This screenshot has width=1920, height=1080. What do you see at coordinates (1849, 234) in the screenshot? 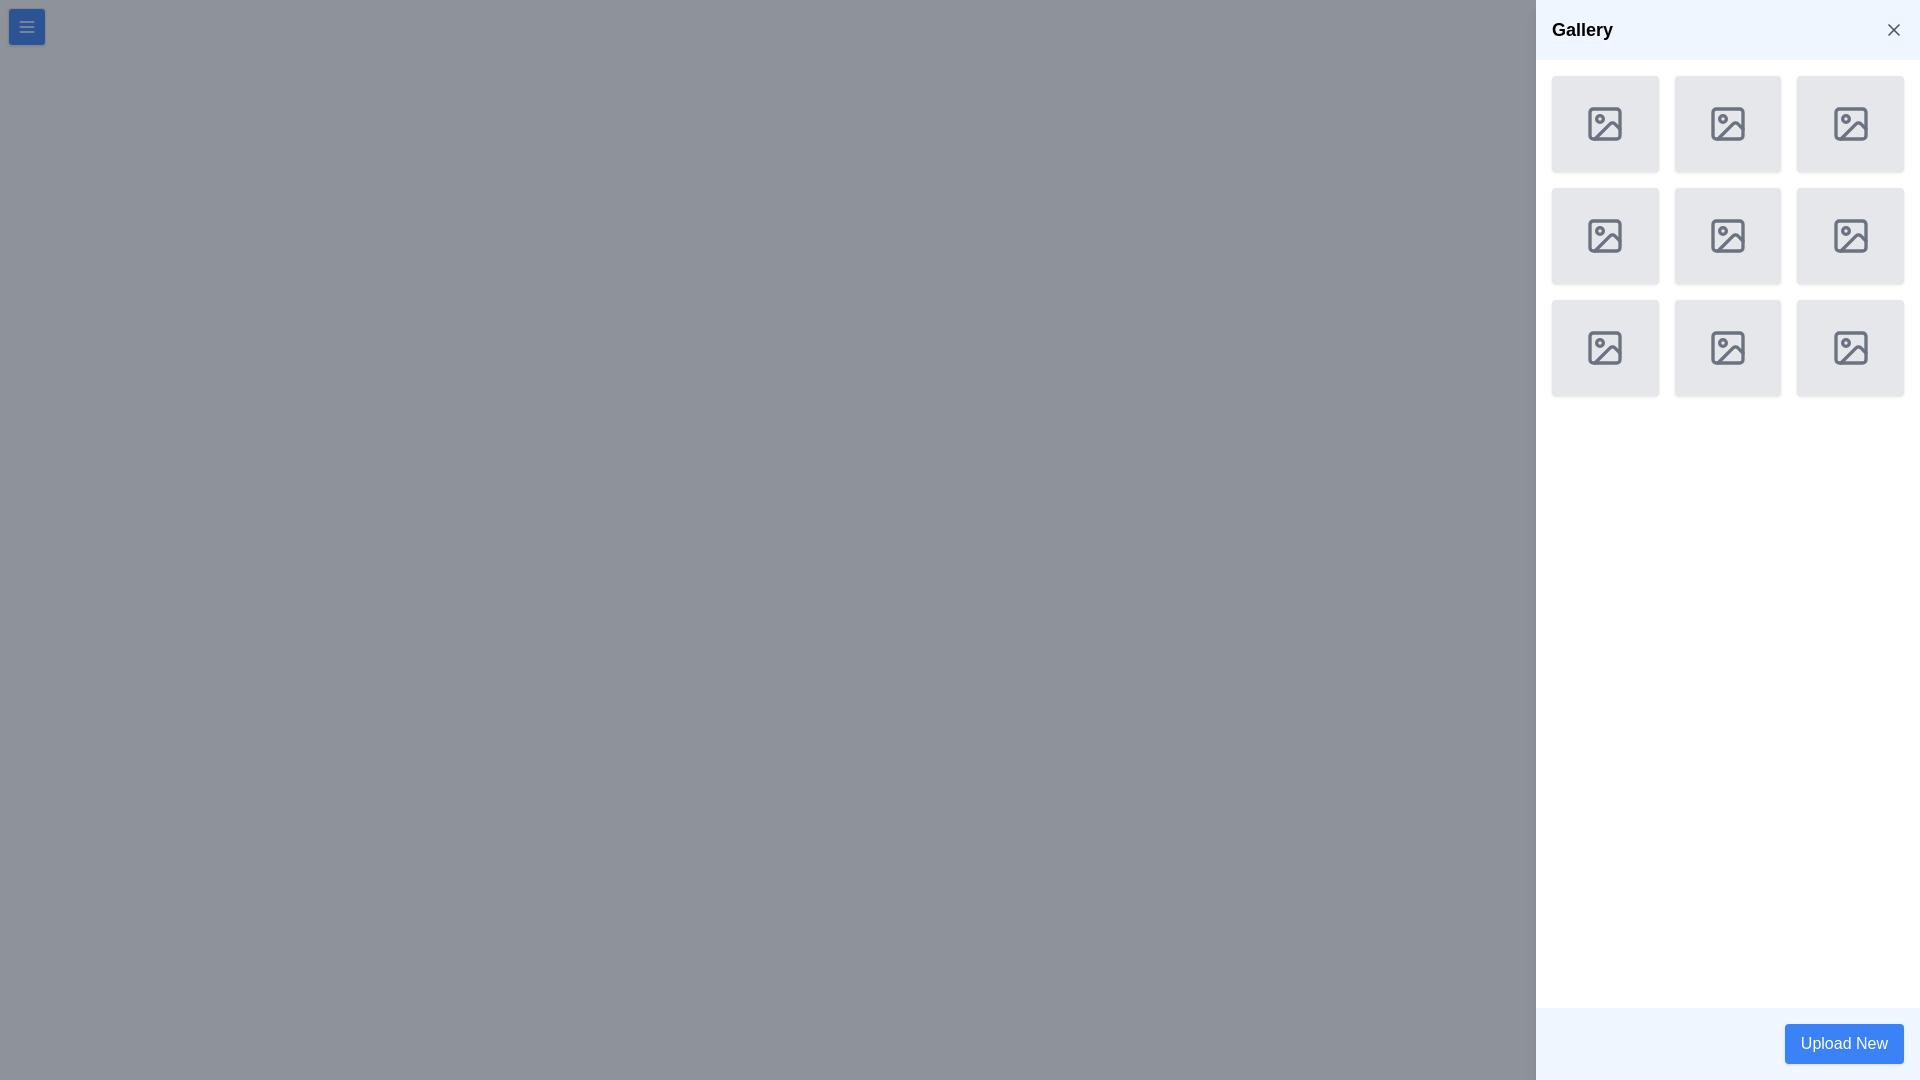
I see `the icon representing an image, which has a square outline with rounded corners and is located in the third row, third column of the gallery grid` at bounding box center [1849, 234].